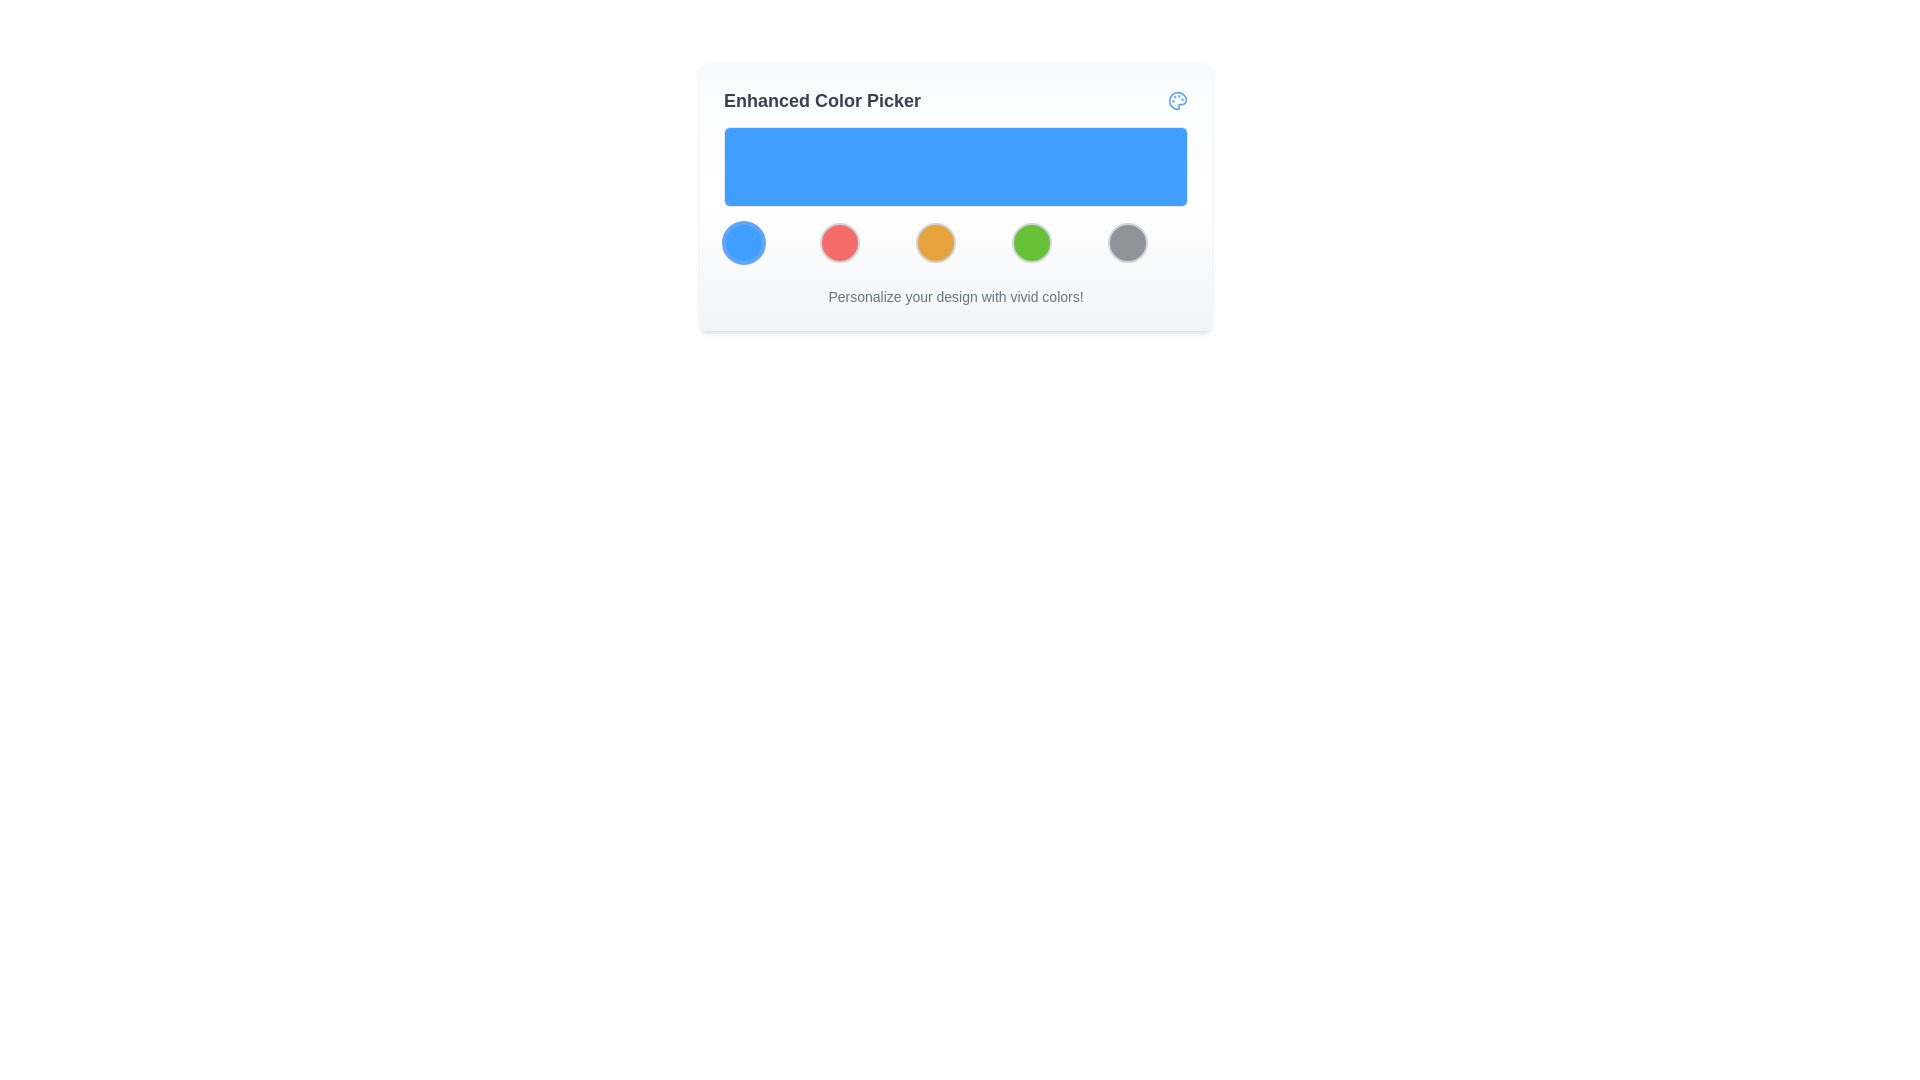 The height and width of the screenshot is (1080, 1920). What do you see at coordinates (822, 100) in the screenshot?
I see `the text label reading 'Enhanced Color Picker'` at bounding box center [822, 100].